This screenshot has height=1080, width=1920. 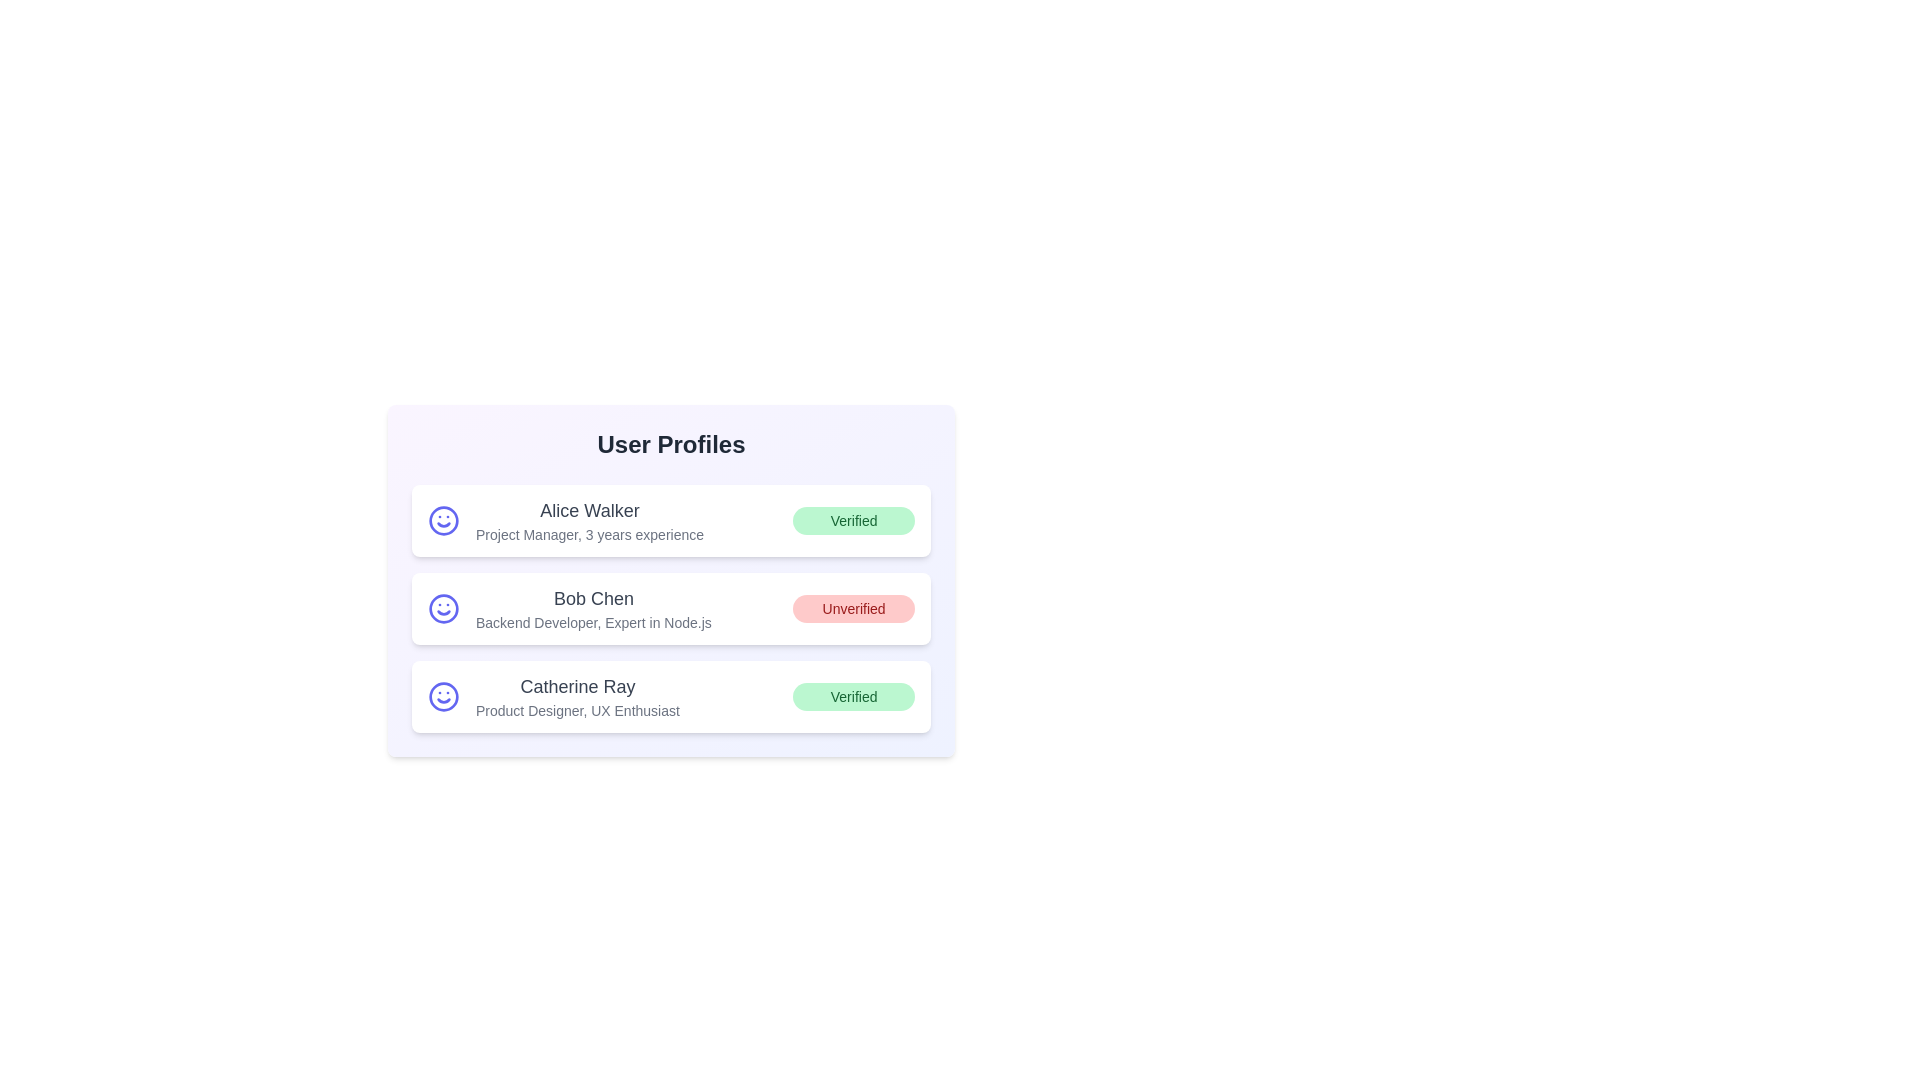 I want to click on the verification status of Bob Chen to toggle or view details, so click(x=854, y=608).